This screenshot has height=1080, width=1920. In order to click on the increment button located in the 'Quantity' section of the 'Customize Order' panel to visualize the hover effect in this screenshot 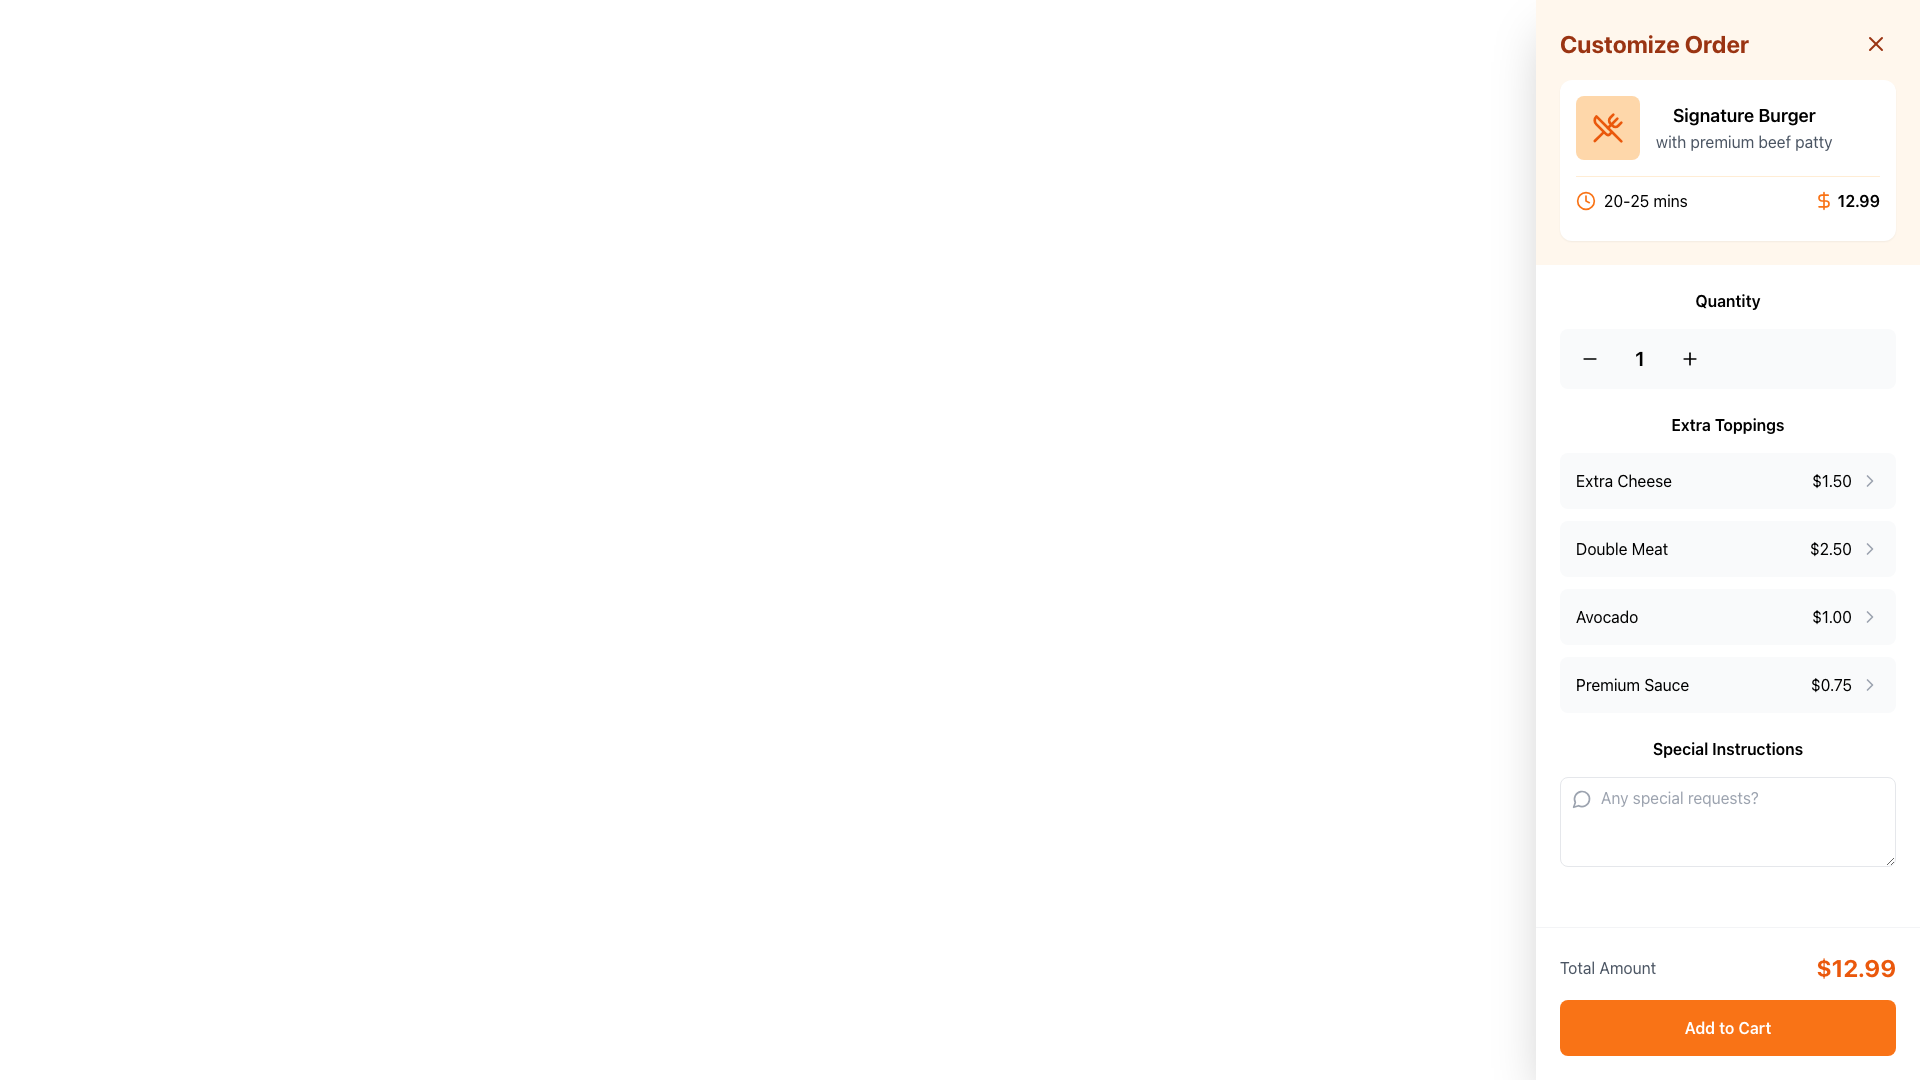, I will do `click(1688, 357)`.